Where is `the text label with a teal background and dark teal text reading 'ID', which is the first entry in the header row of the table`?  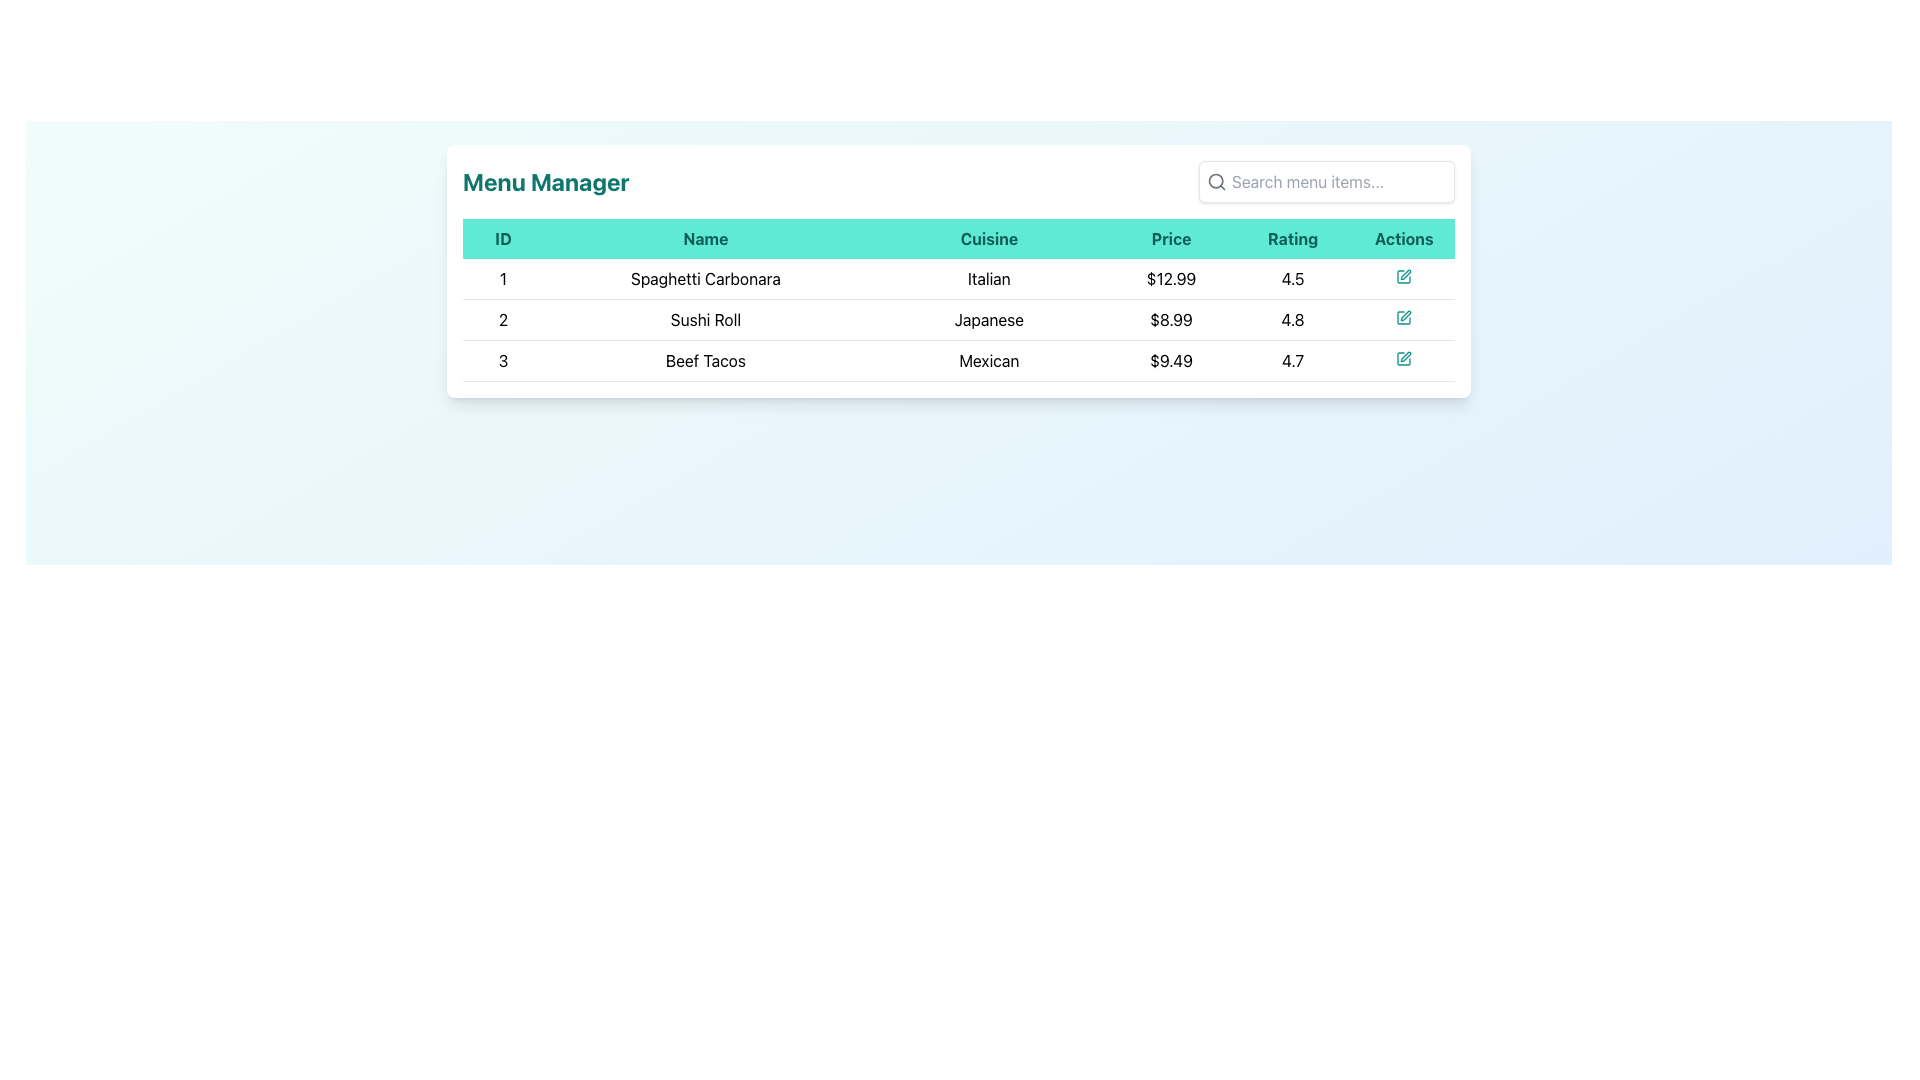 the text label with a teal background and dark teal text reading 'ID', which is the first entry in the header row of the table is located at coordinates (503, 238).